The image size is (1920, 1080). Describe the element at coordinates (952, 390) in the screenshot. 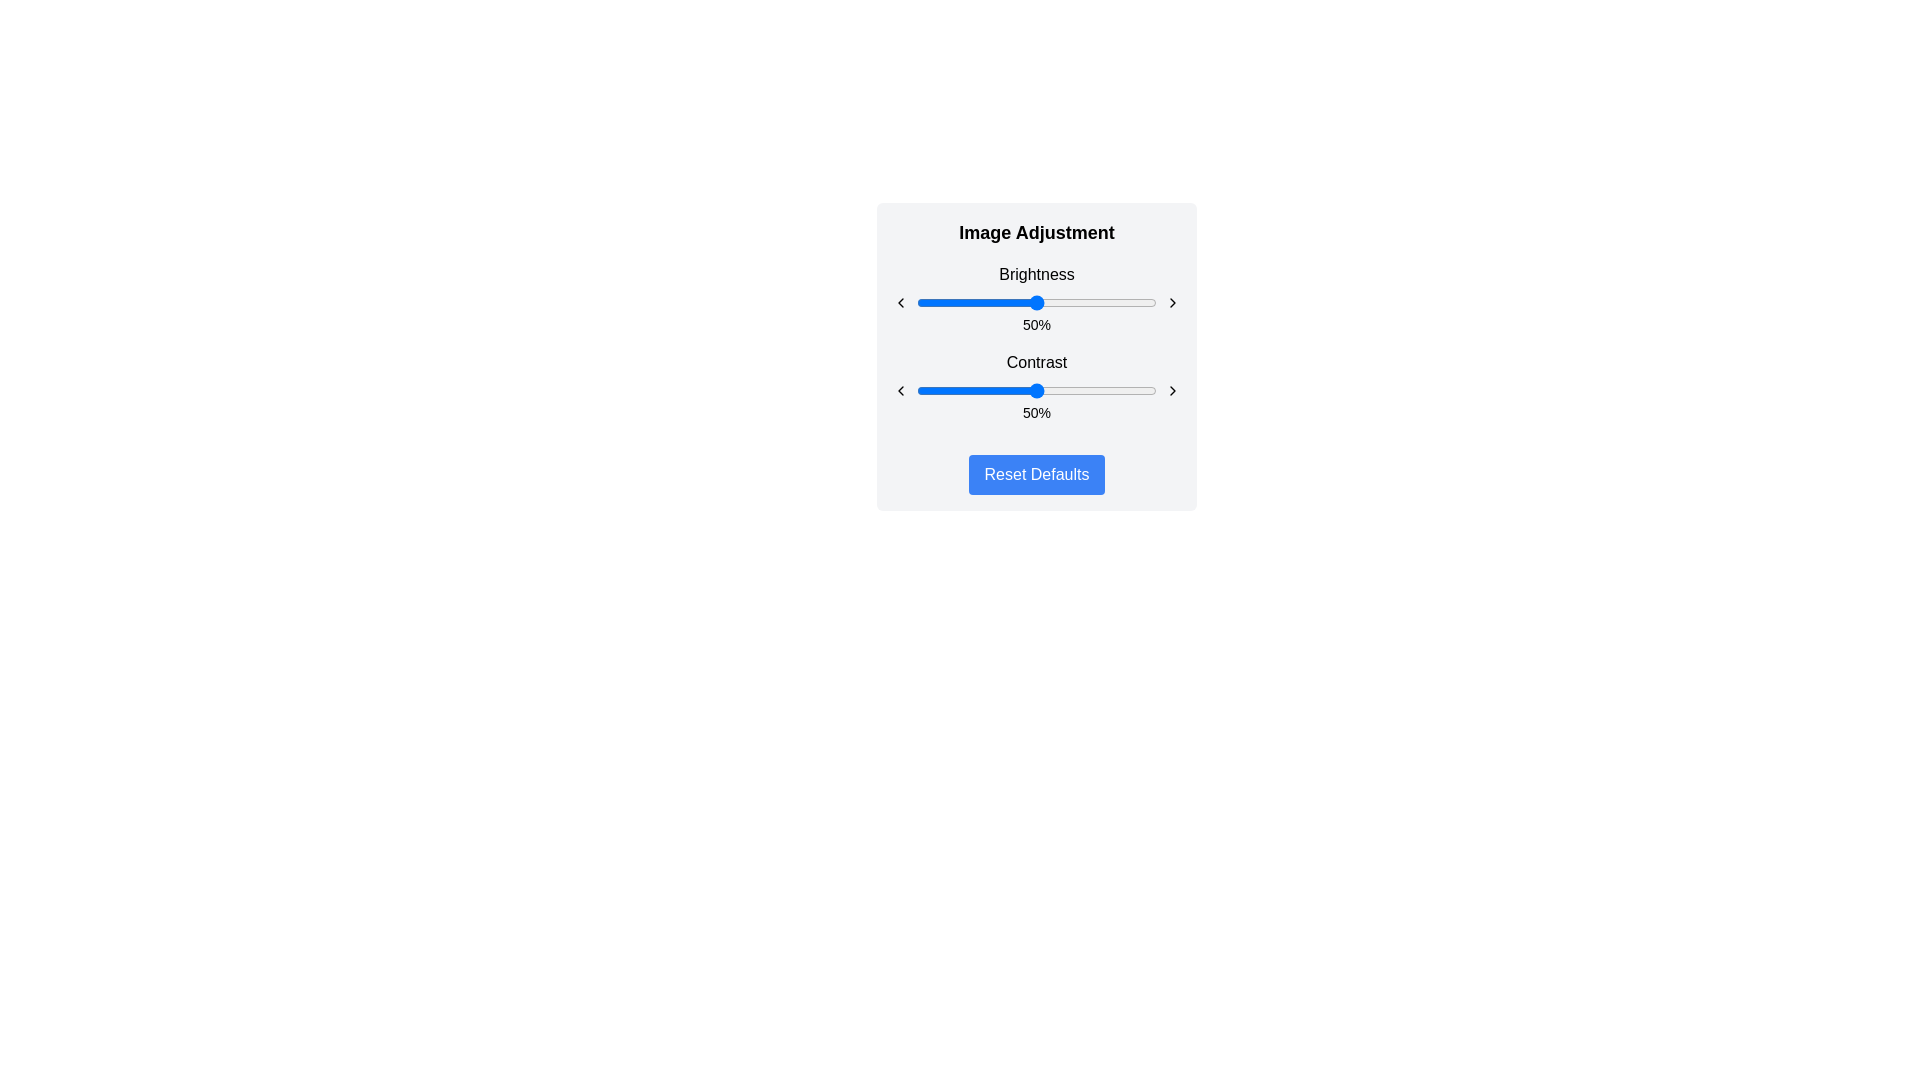

I see `contrast` at that location.